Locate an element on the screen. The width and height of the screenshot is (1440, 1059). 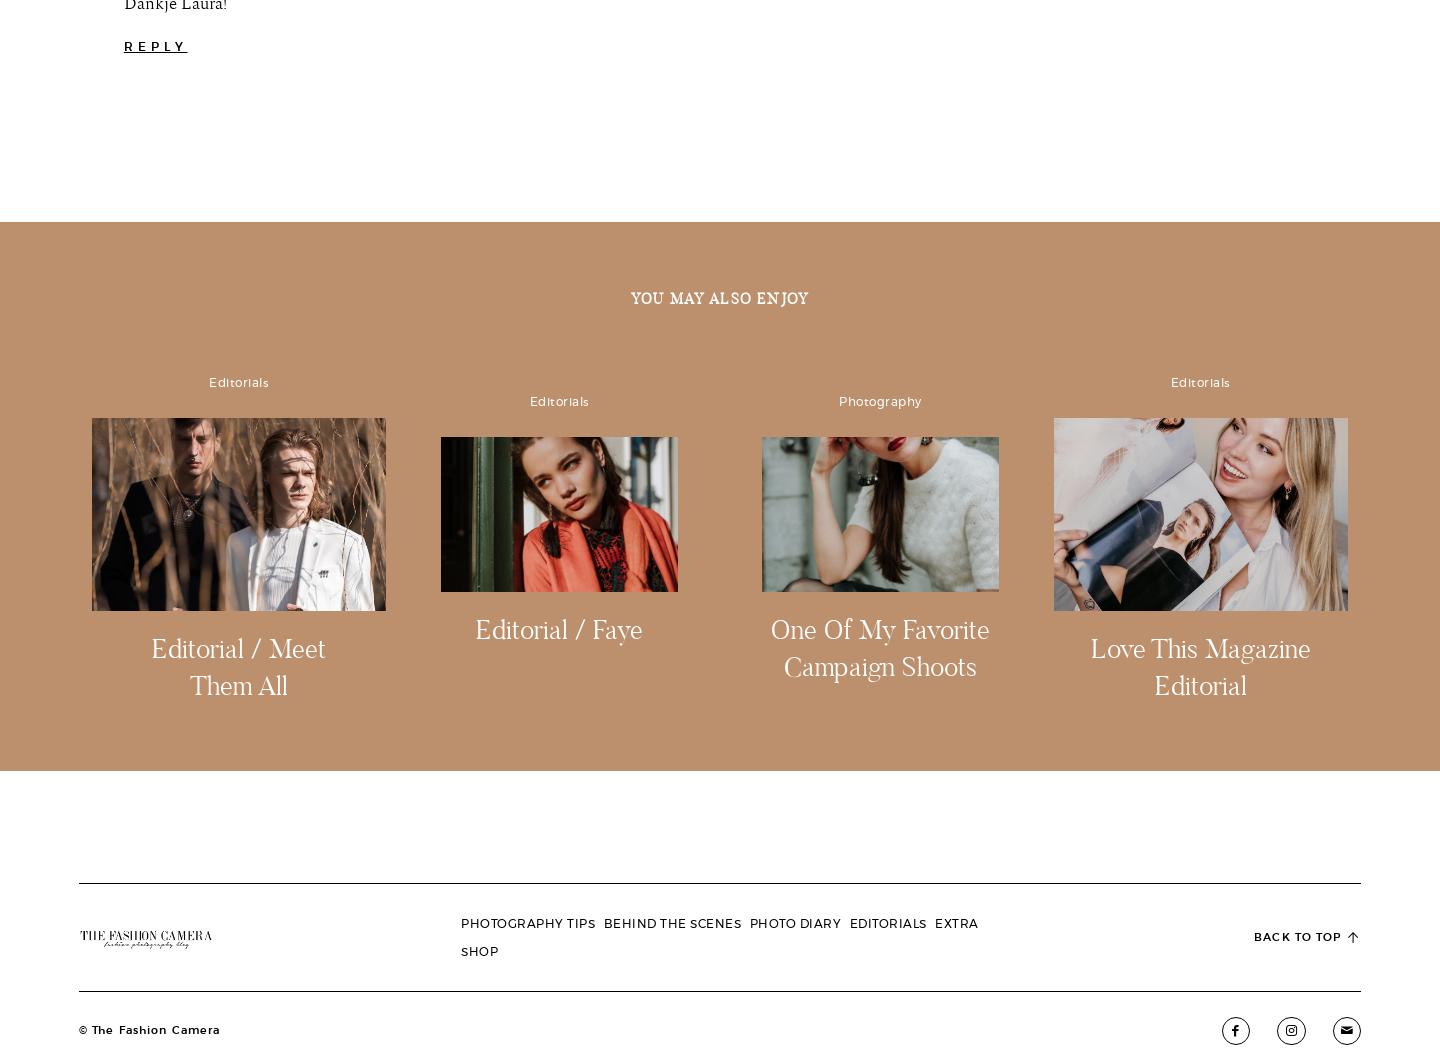
'Love This Magazine Editorial' is located at coordinates (1199, 802).